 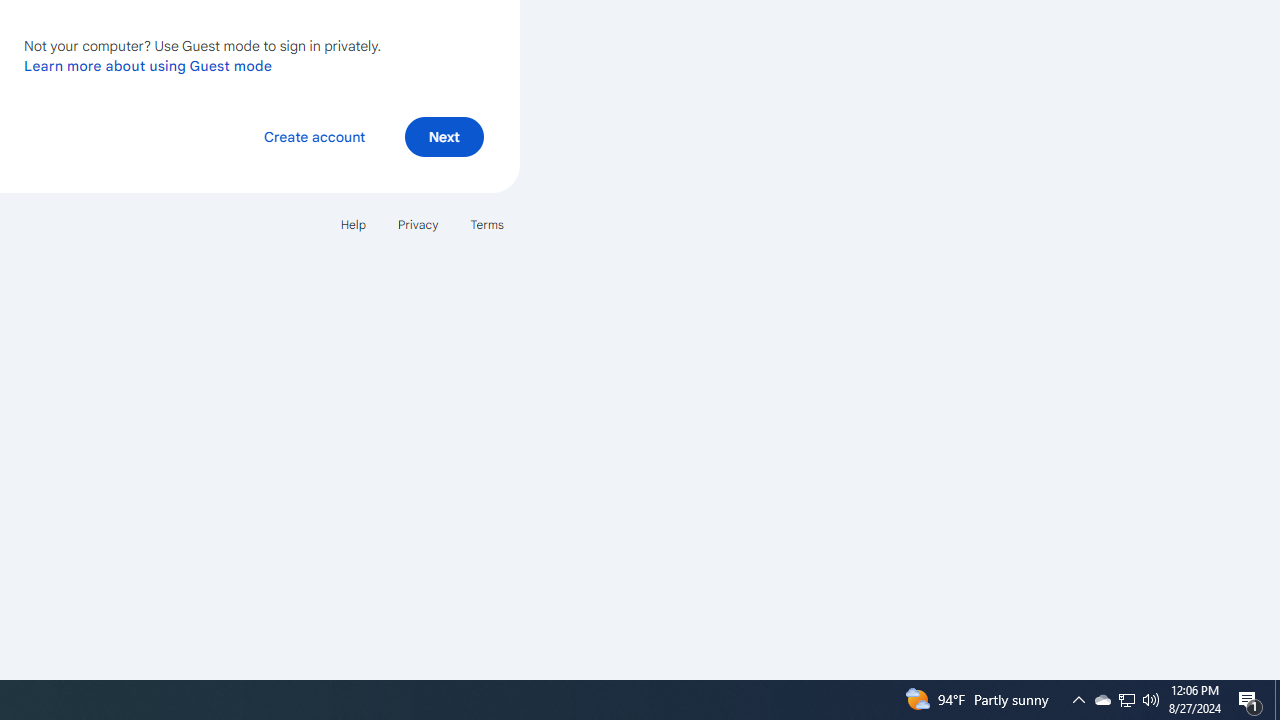 I want to click on 'Next', so click(x=443, y=135).